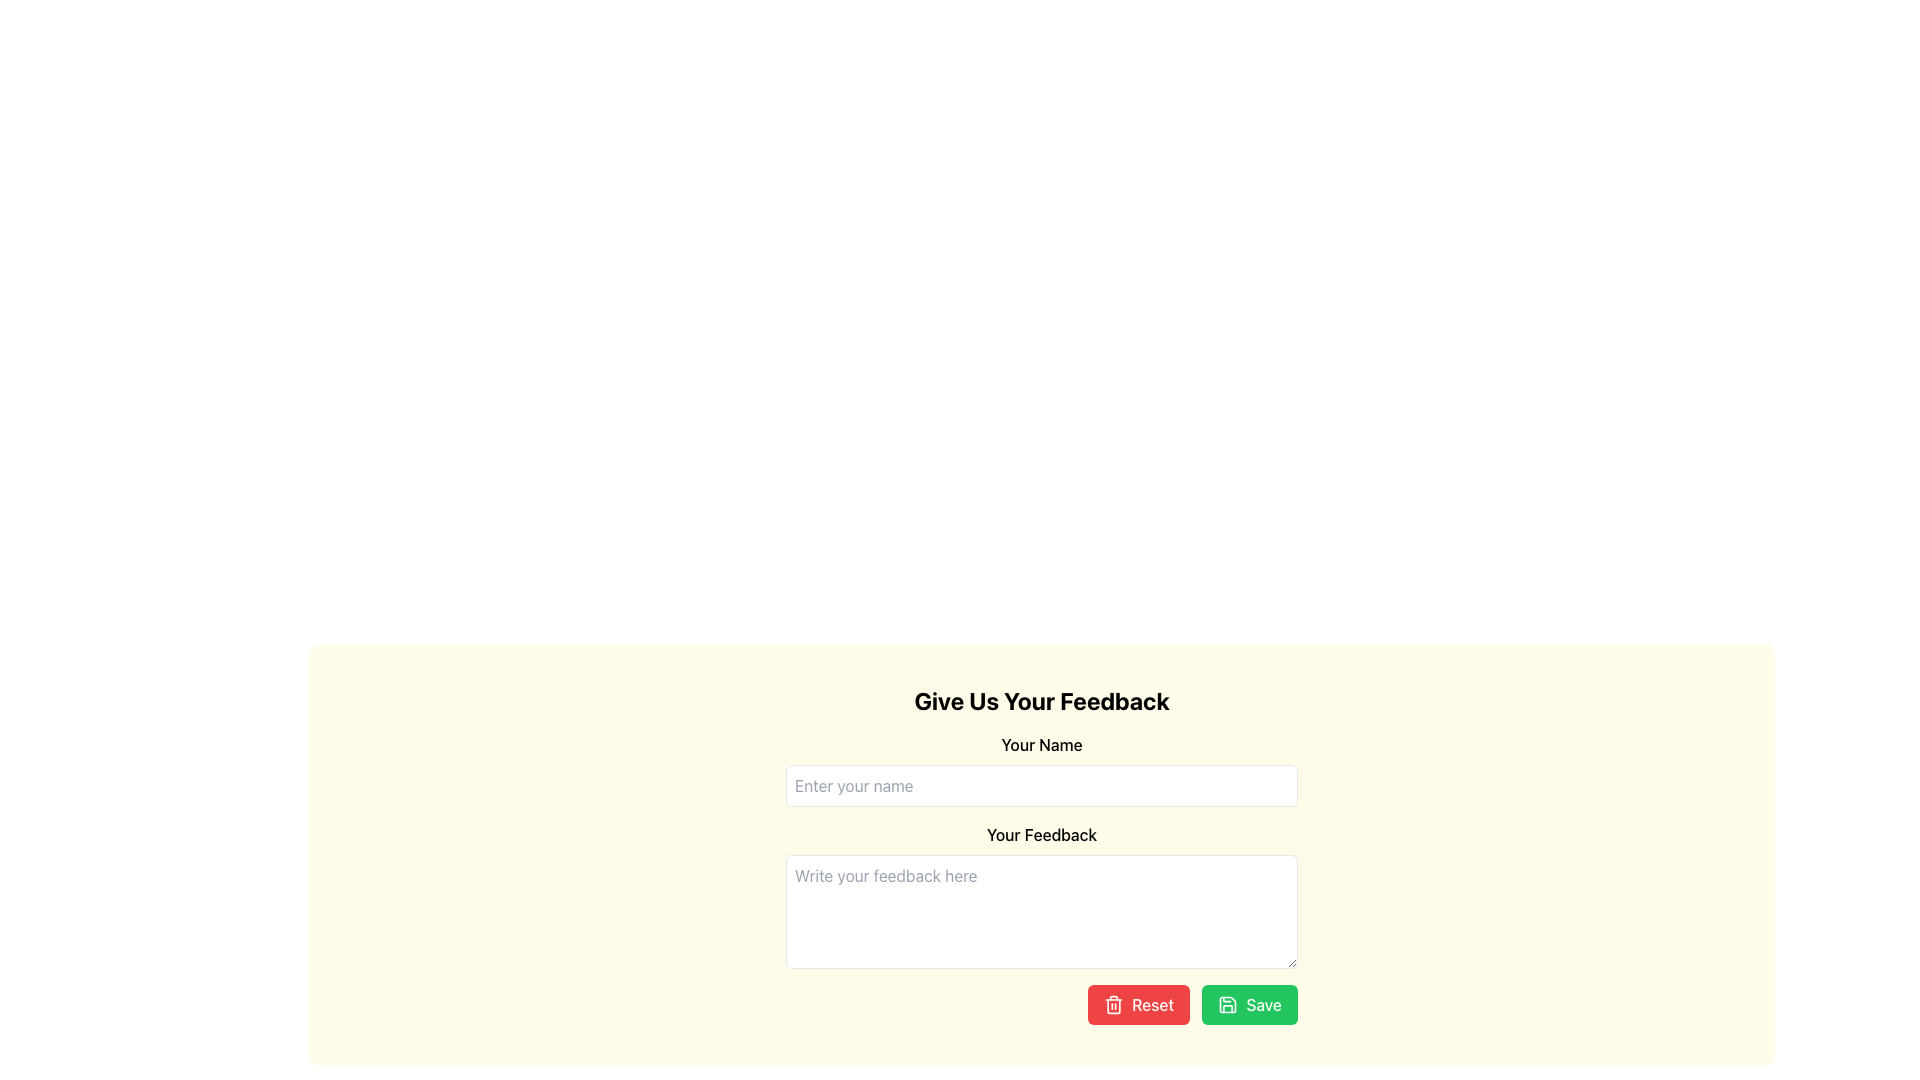 The image size is (1920, 1080). Describe the element at coordinates (1249, 1005) in the screenshot. I see `the 'Save' button located at the bottom-right corner of the feedback form` at that location.